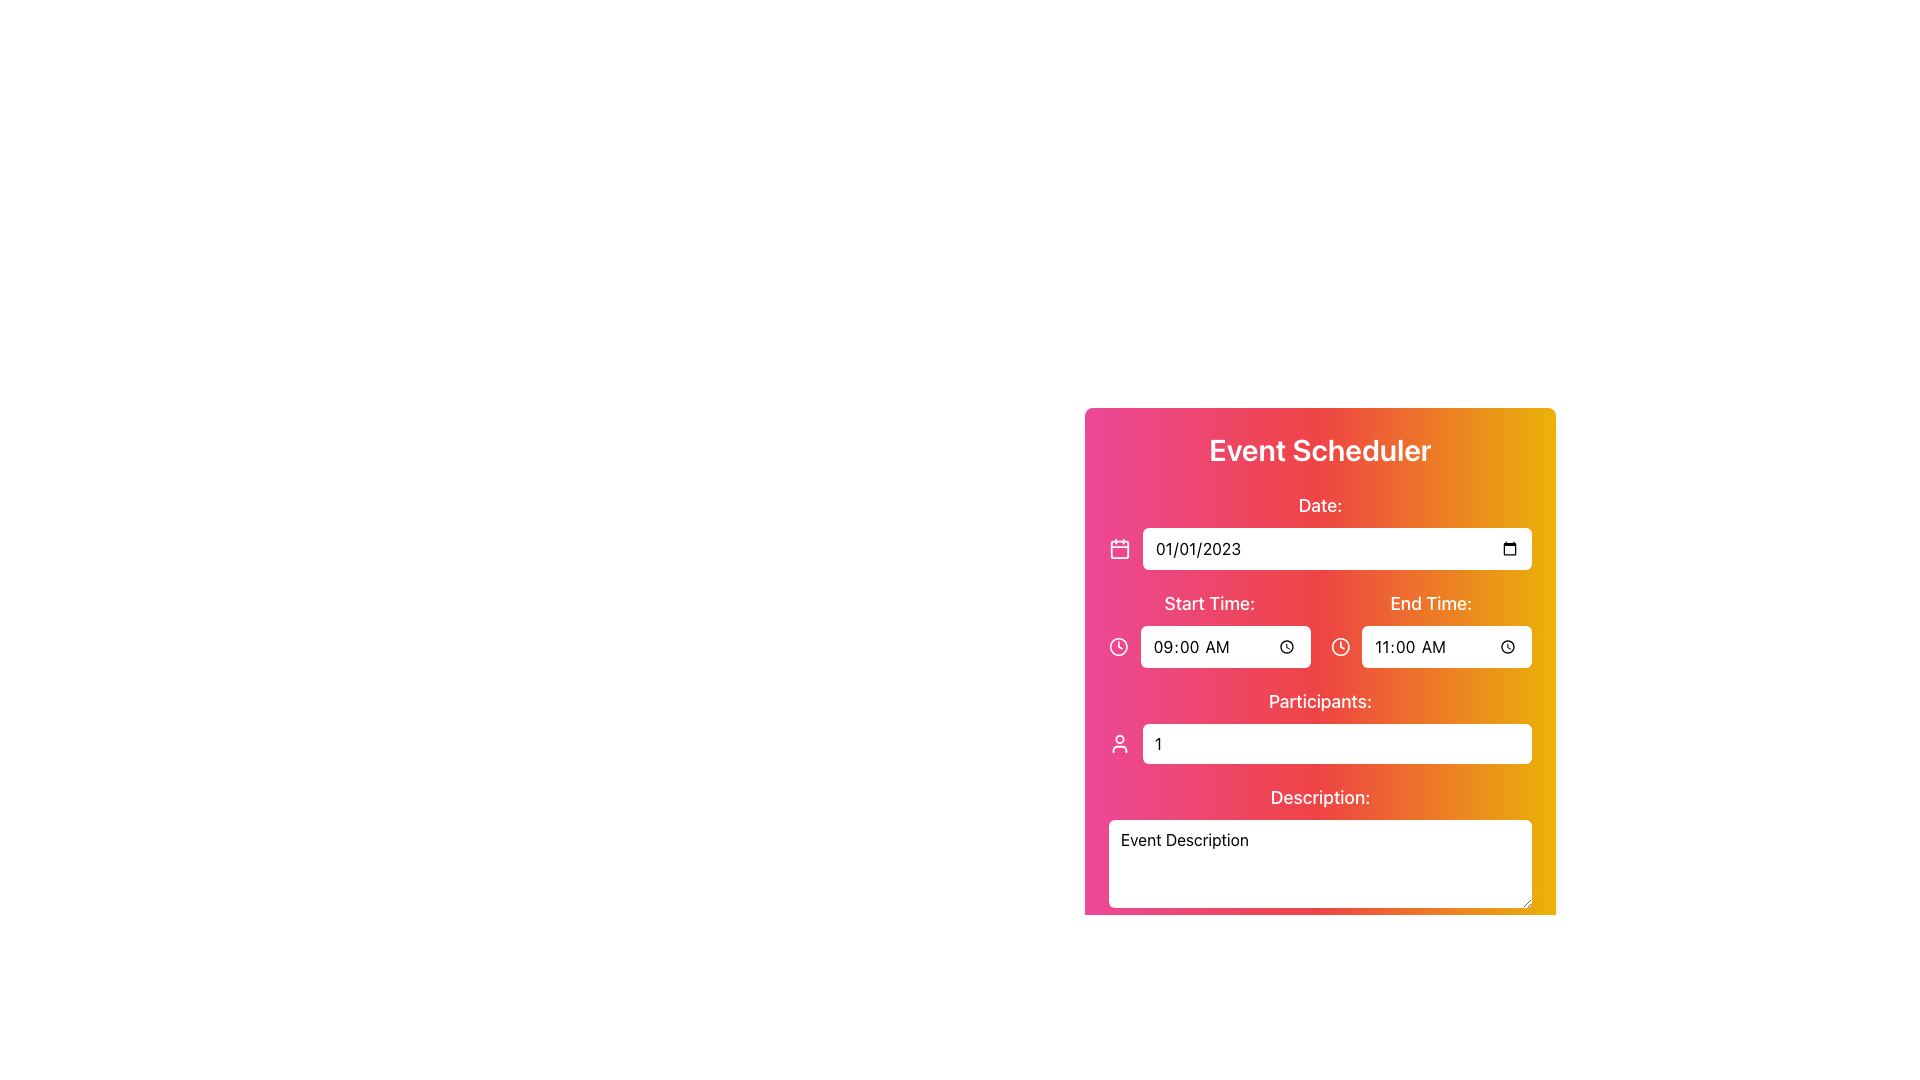  What do you see at coordinates (1337, 548) in the screenshot?
I see `the date input field, which has a rounded rectangular appearance and displays '01/01/2023', to focus on it` at bounding box center [1337, 548].